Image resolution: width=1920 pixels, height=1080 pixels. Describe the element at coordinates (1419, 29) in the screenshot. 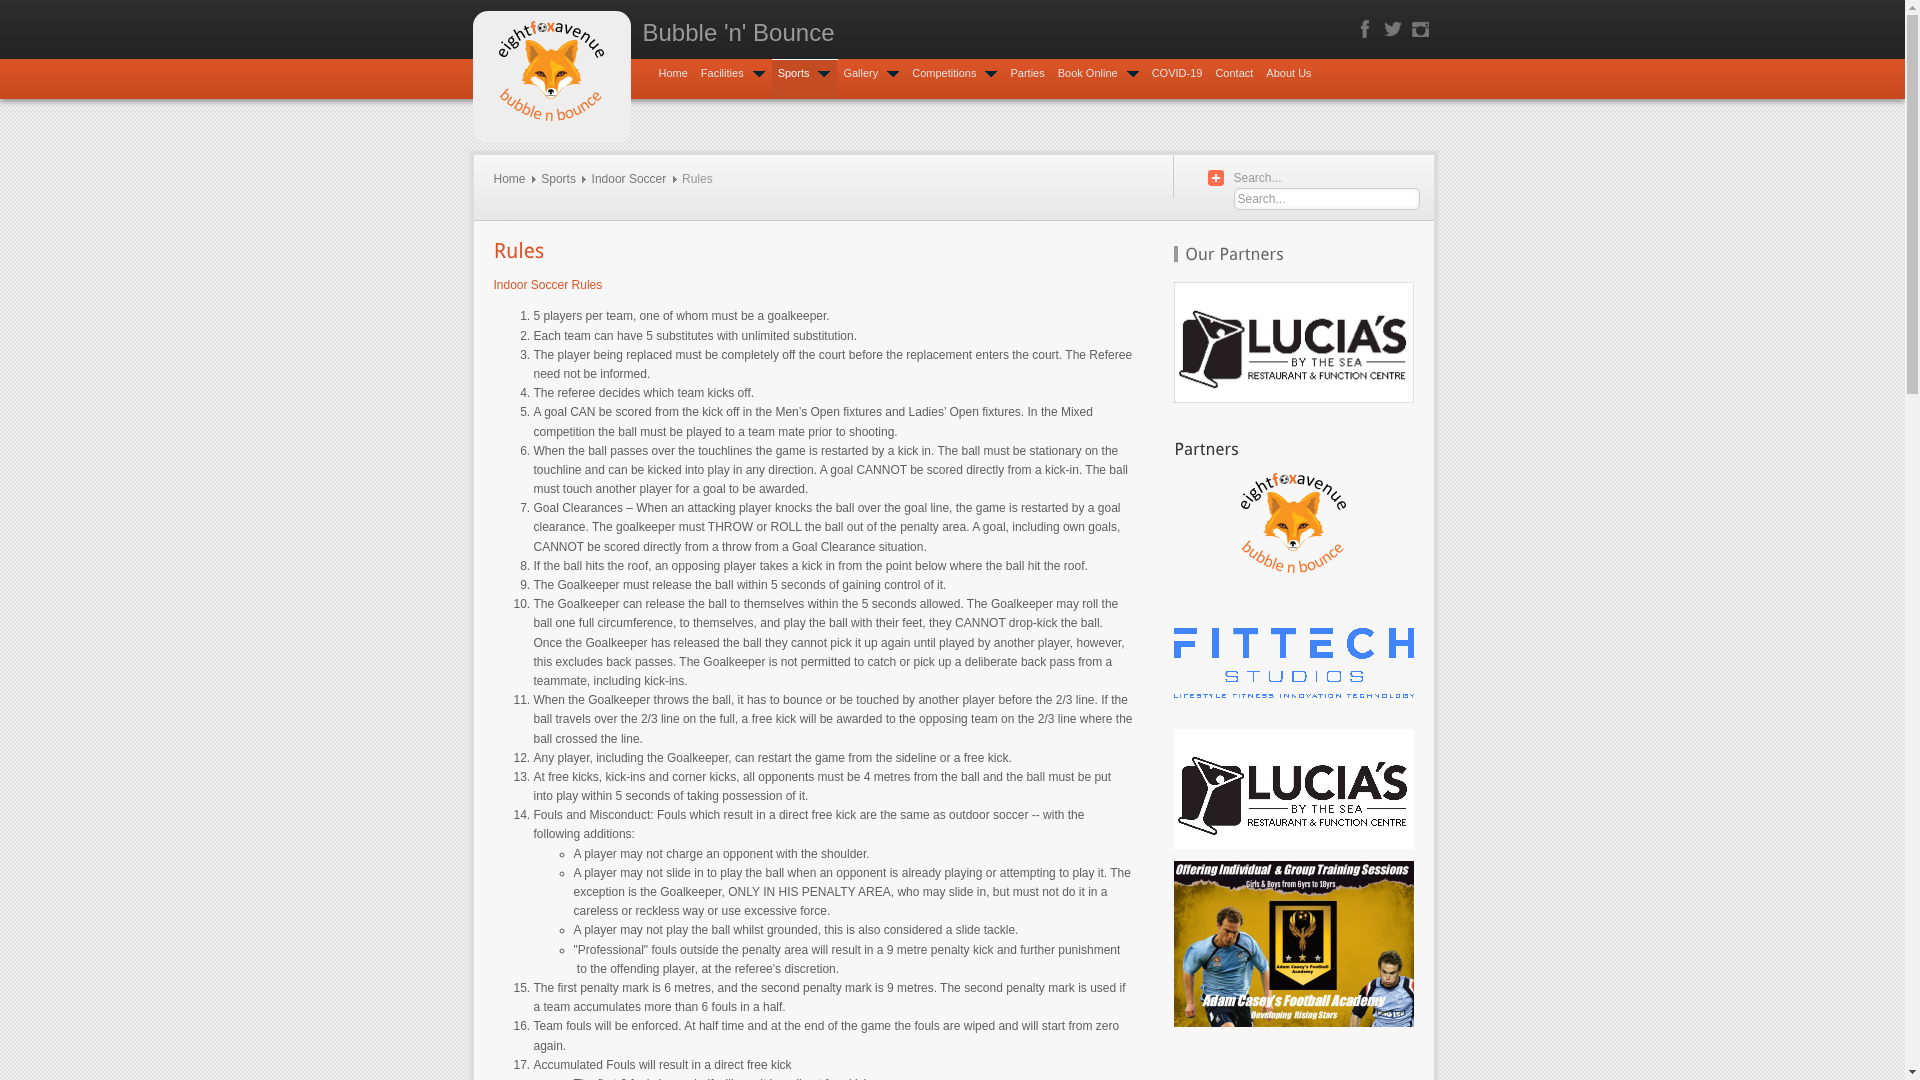

I see `'Instagram'` at that location.